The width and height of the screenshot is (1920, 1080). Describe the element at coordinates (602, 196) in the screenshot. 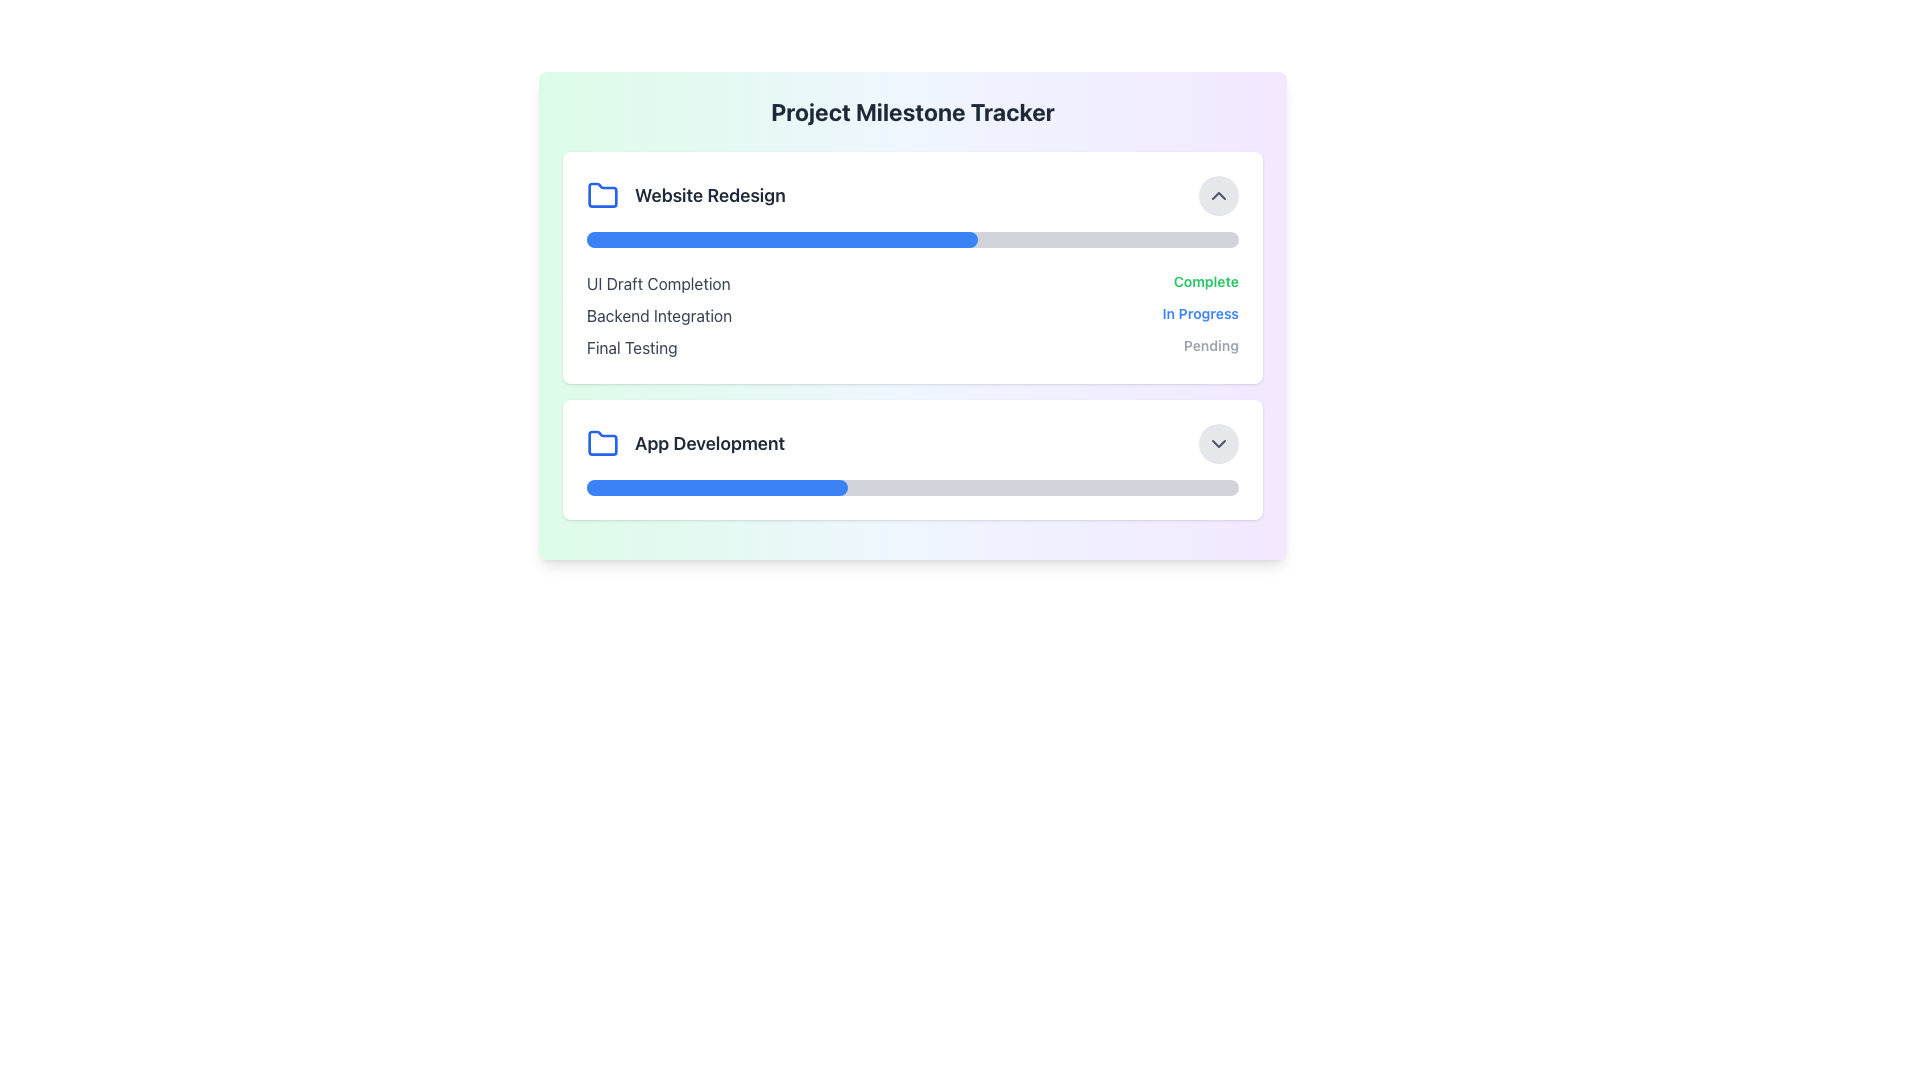

I see `the blue folder icon located to the far left of the 'Website Redesign' text label` at that location.